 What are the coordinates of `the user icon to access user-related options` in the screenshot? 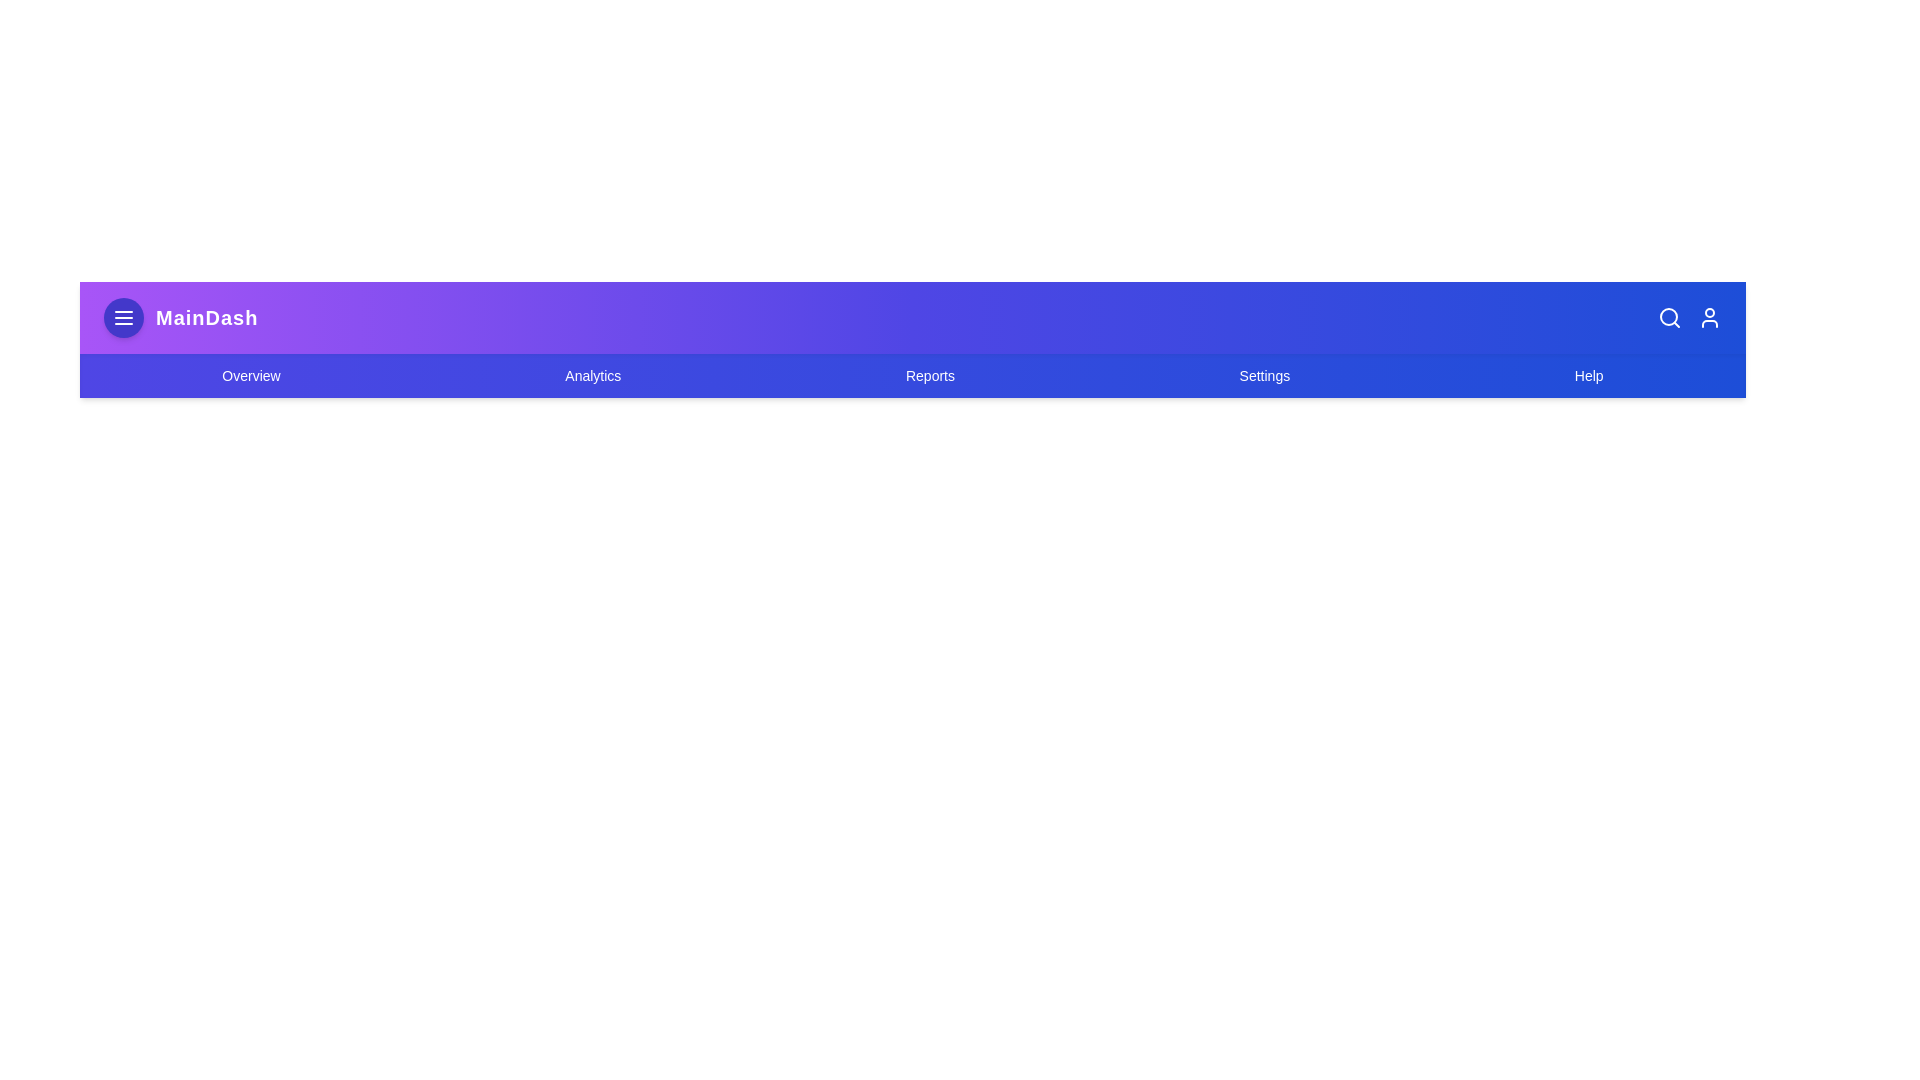 It's located at (1708, 316).